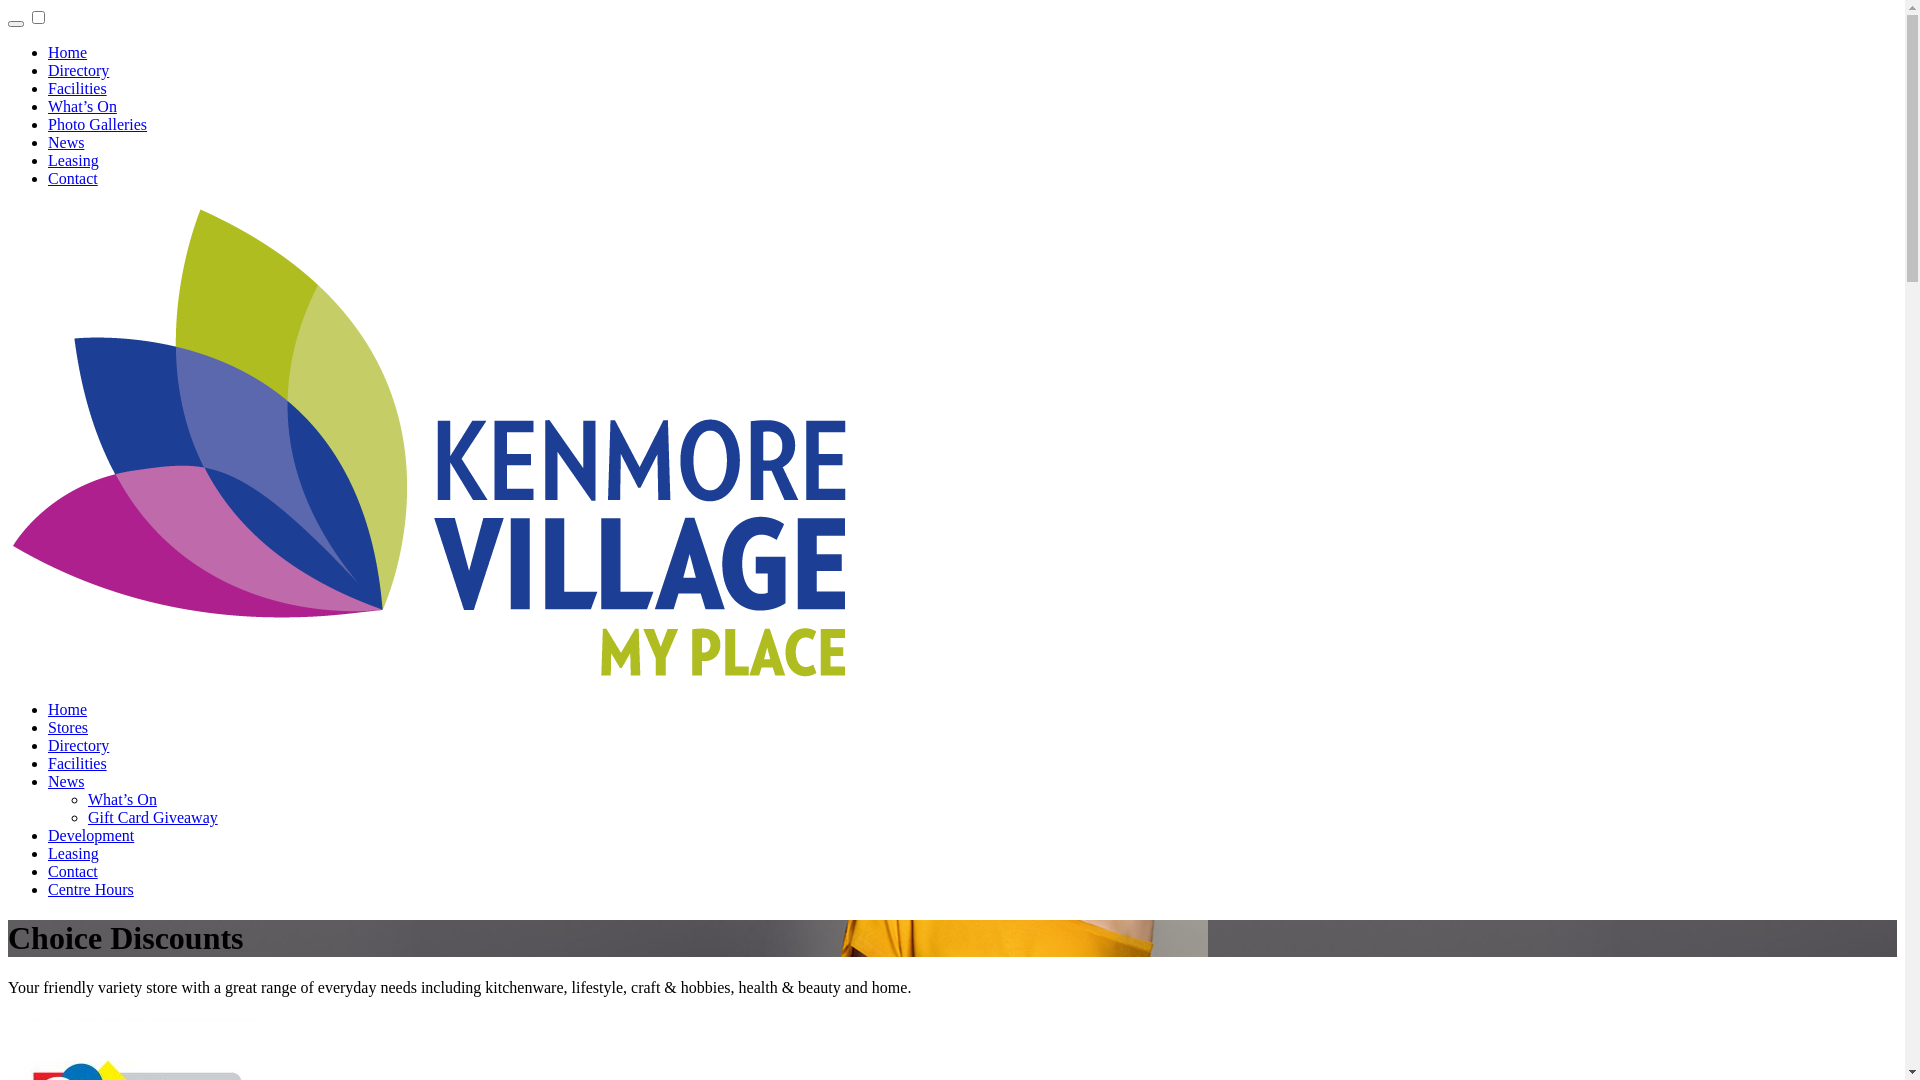 This screenshot has height=1080, width=1920. I want to click on 'Development', so click(90, 835).